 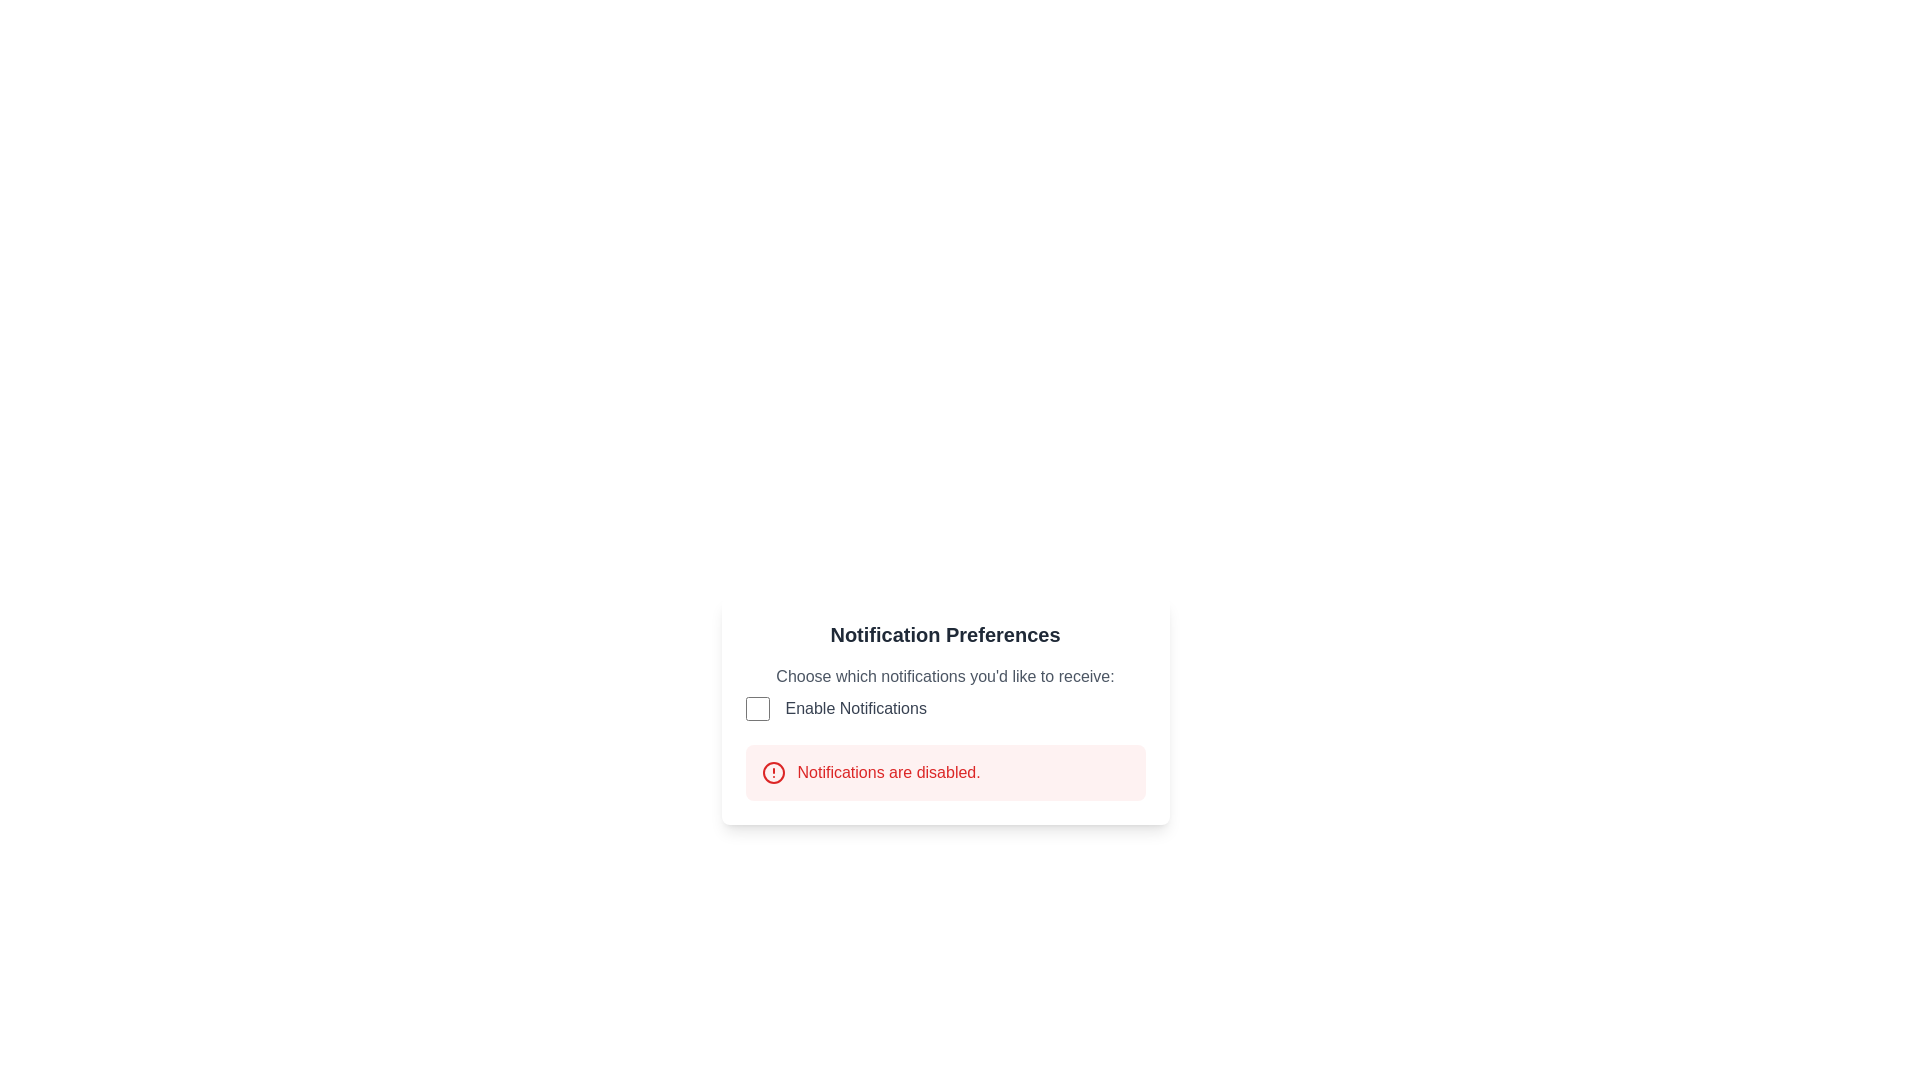 What do you see at coordinates (772, 771) in the screenshot?
I see `the graphical alert indicator that signifies notifications are disabled, located left to the text 'Notifications are disabled.' in the notification preference card` at bounding box center [772, 771].